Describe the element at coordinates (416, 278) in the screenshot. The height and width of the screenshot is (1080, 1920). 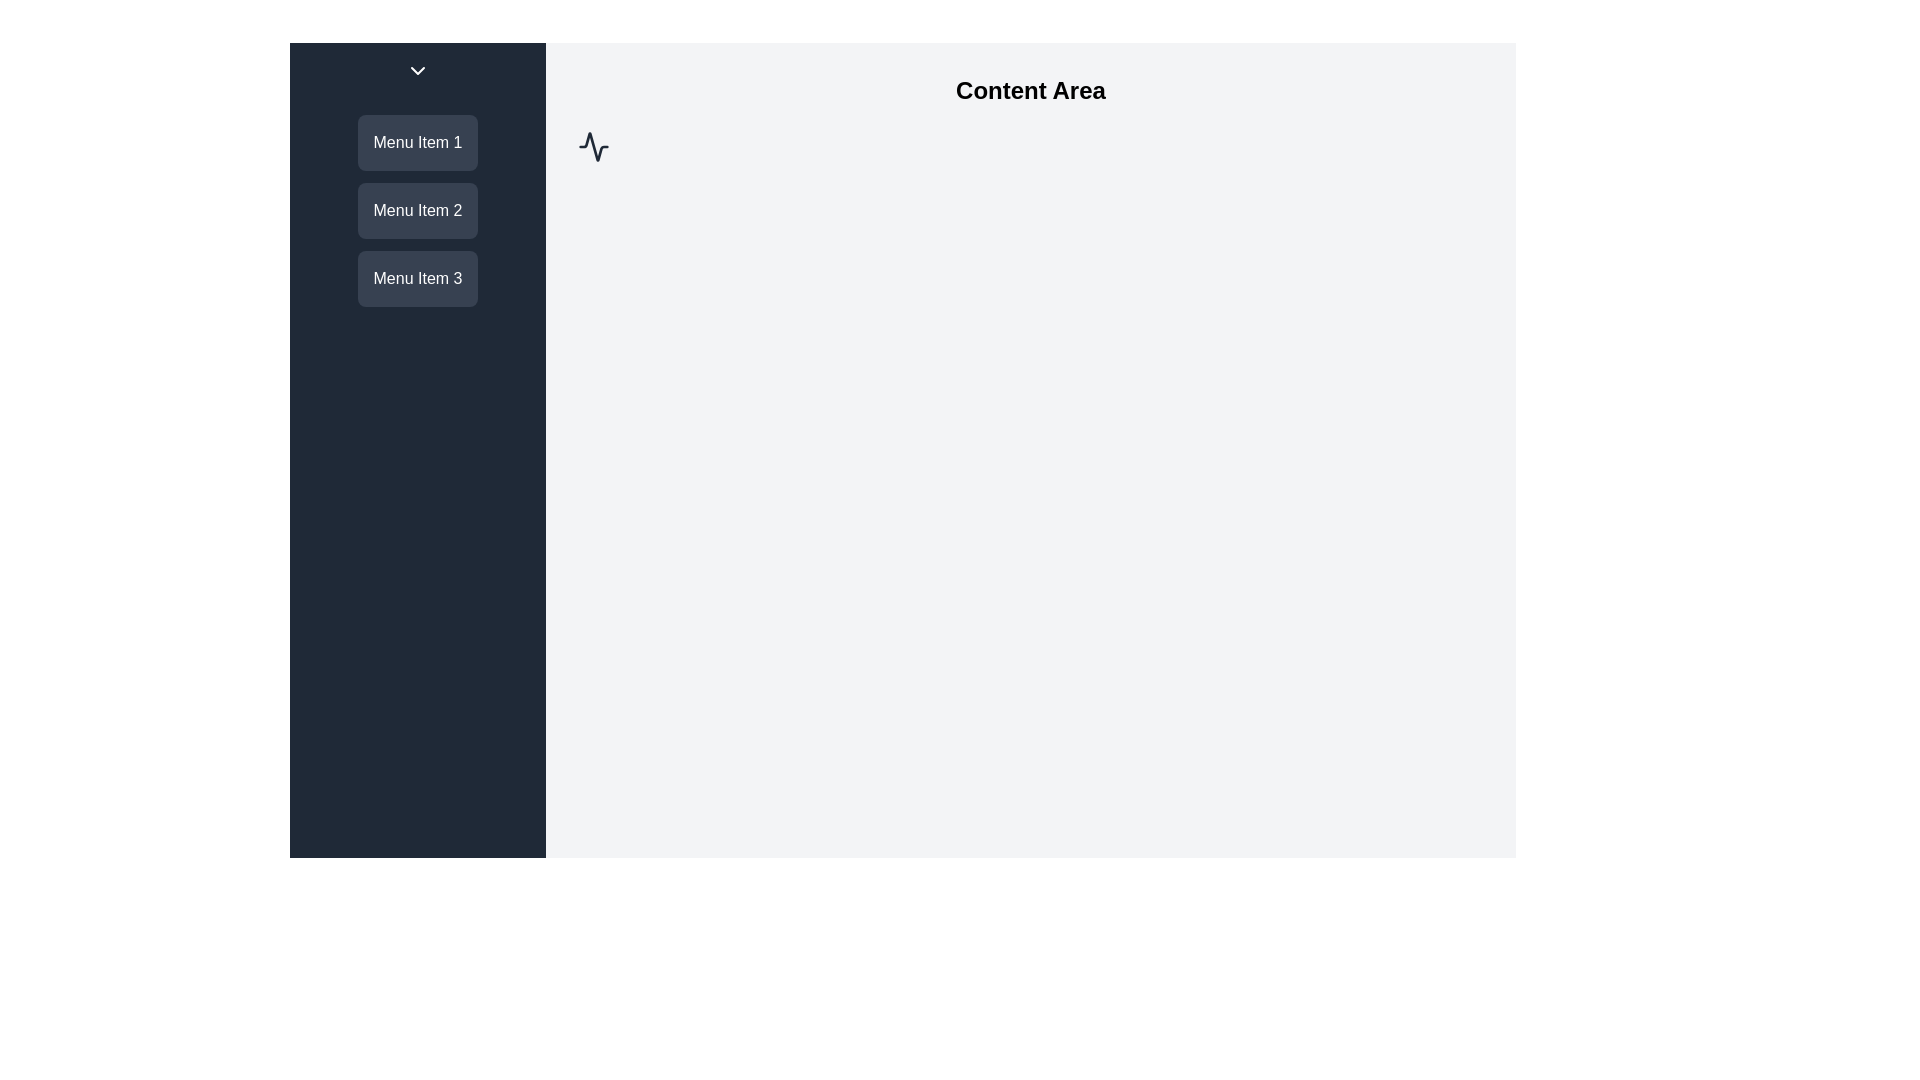
I see `the 'Menu Item 3' button, which is the third button in a vertical stack on the left sidebar with a dark gray background and white text` at that location.